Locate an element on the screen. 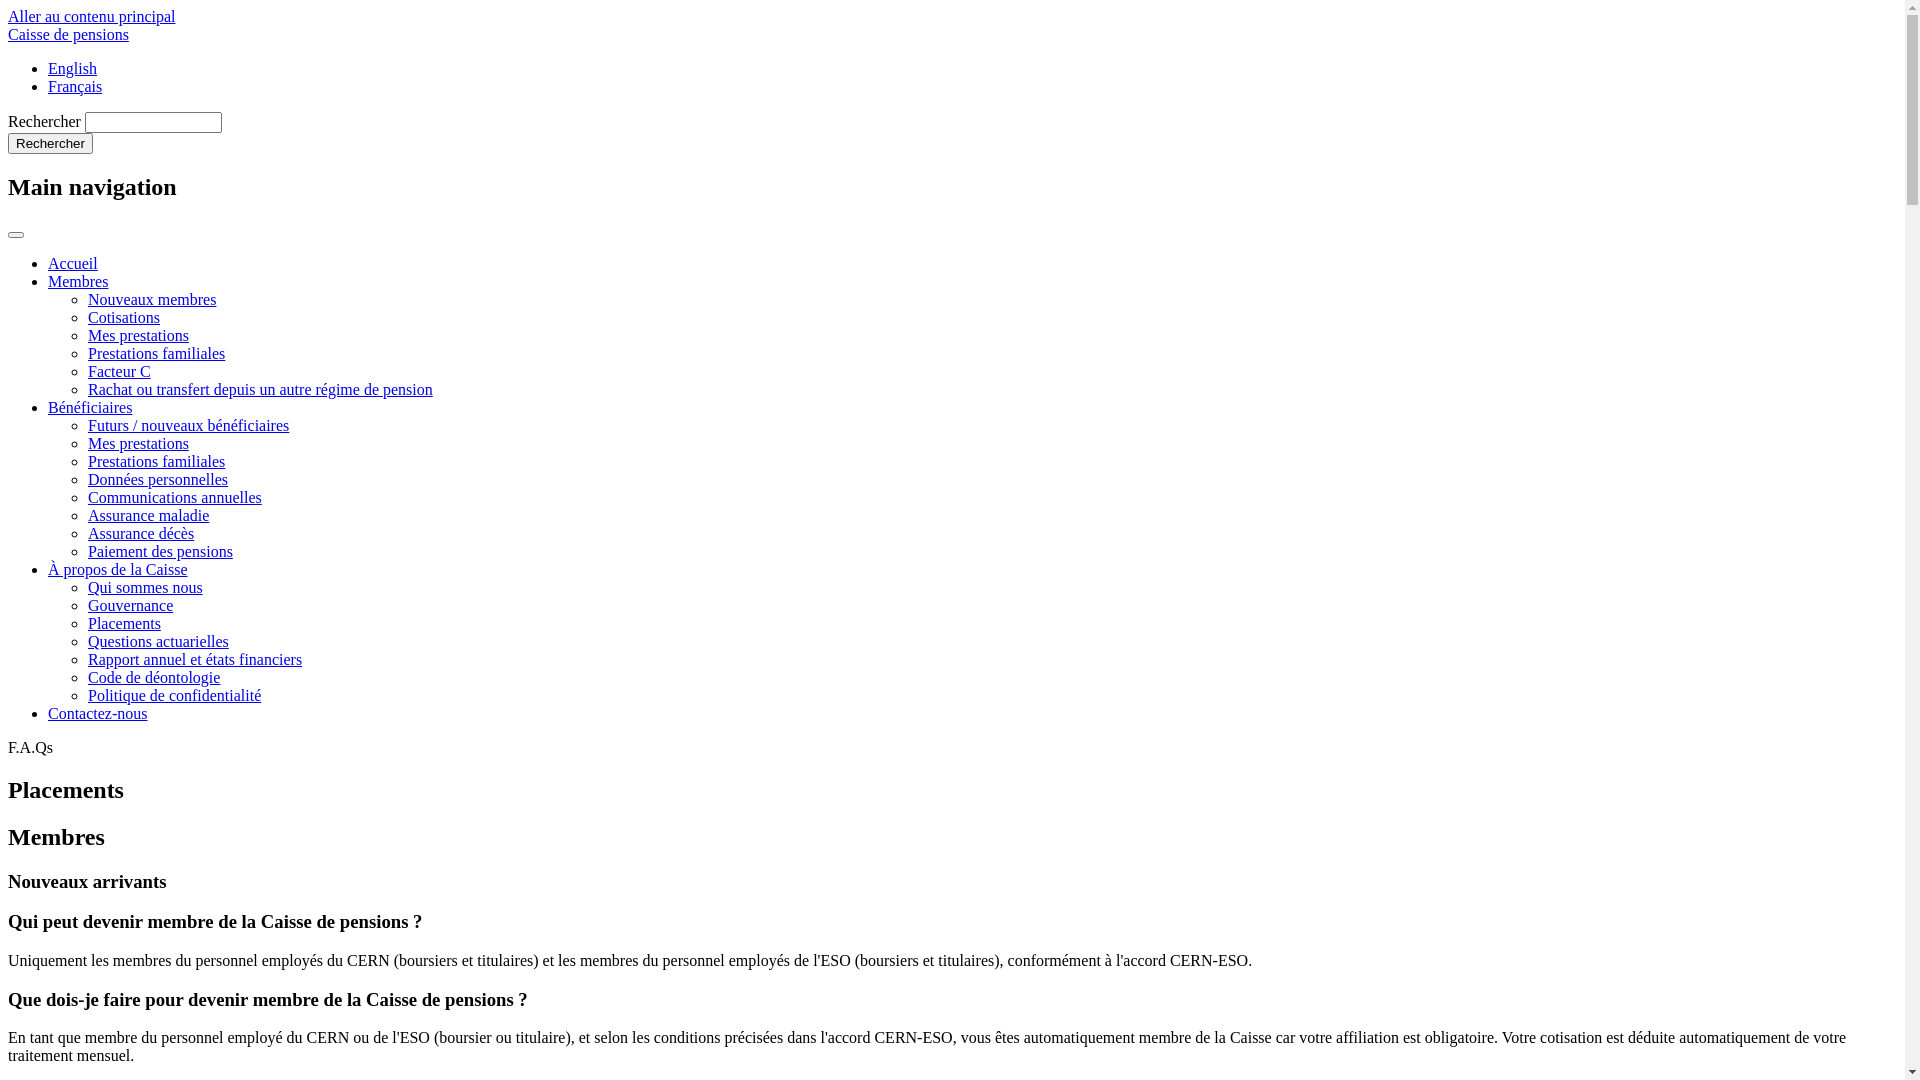 This screenshot has width=1920, height=1080. 'English' is located at coordinates (72, 67).